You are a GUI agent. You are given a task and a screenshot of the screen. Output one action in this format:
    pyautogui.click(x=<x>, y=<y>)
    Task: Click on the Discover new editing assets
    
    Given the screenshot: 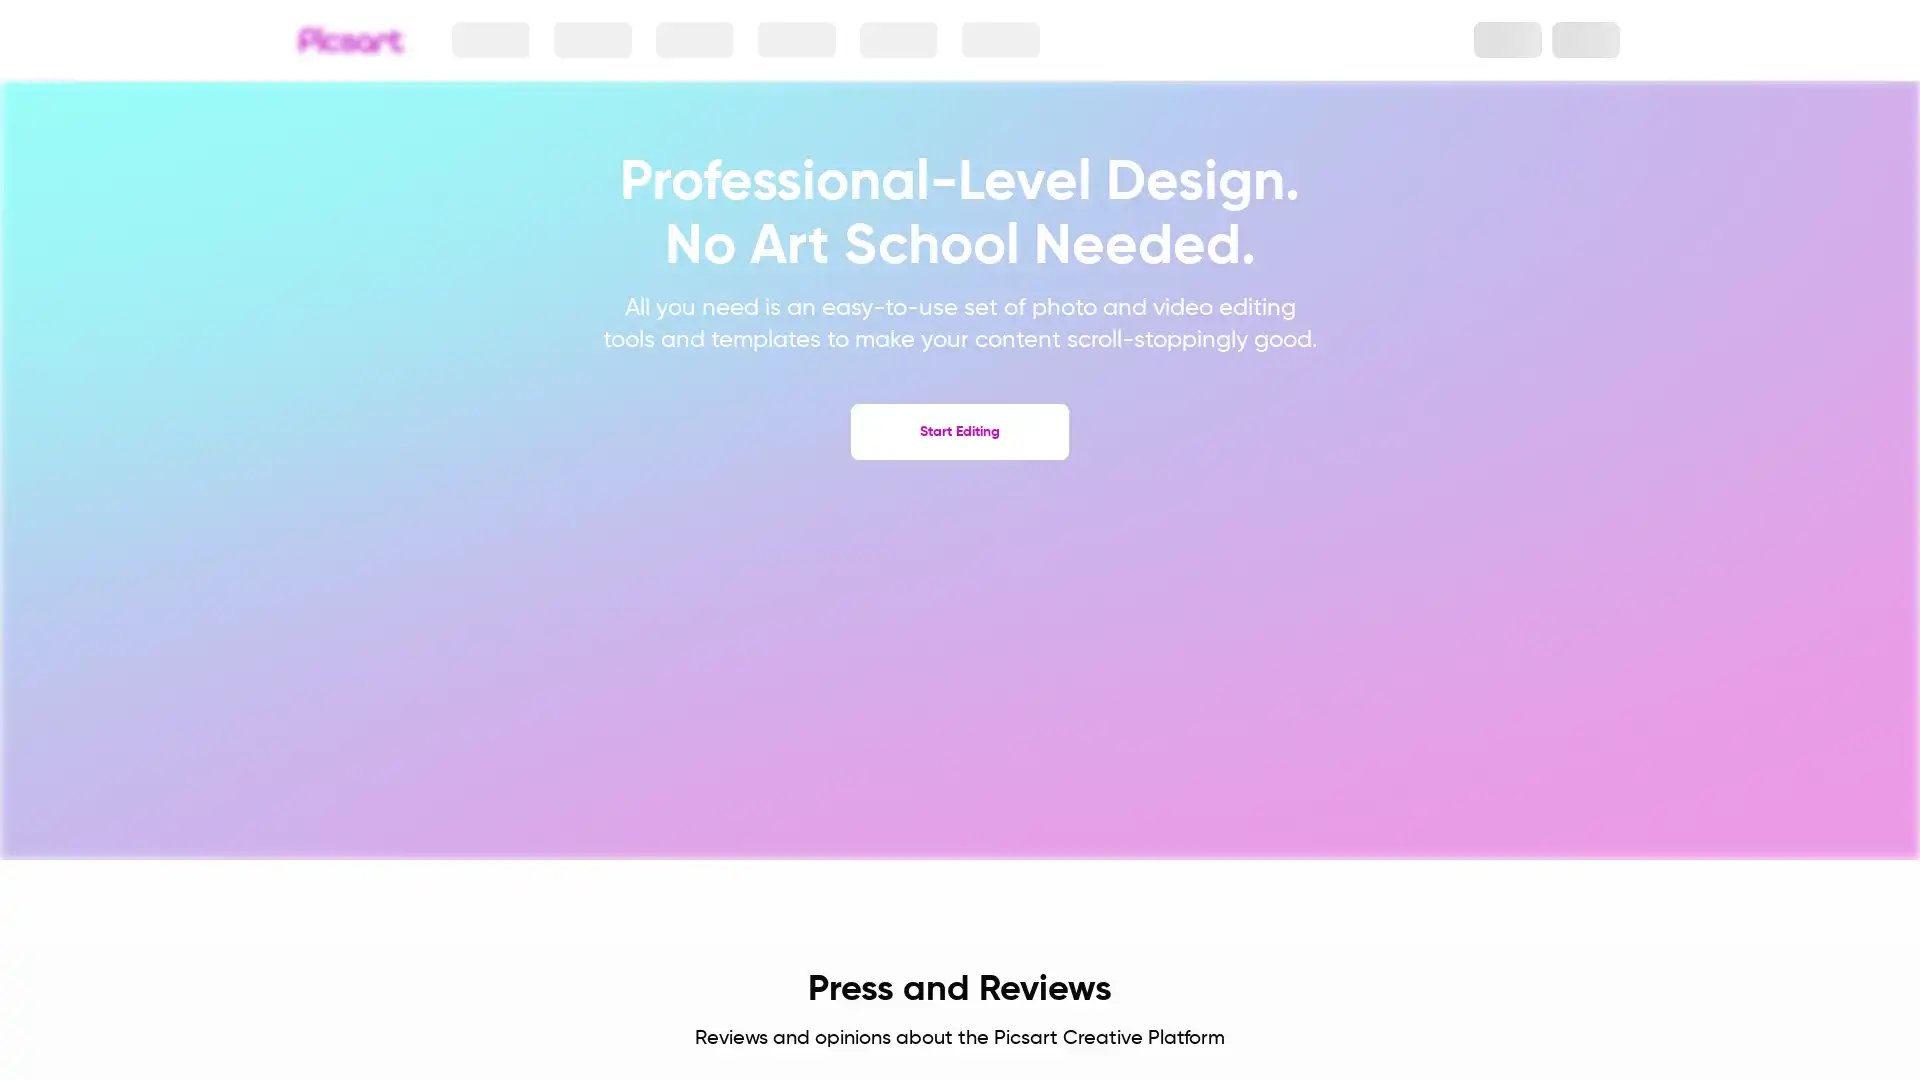 What is the action you would take?
    pyautogui.click(x=891, y=39)
    